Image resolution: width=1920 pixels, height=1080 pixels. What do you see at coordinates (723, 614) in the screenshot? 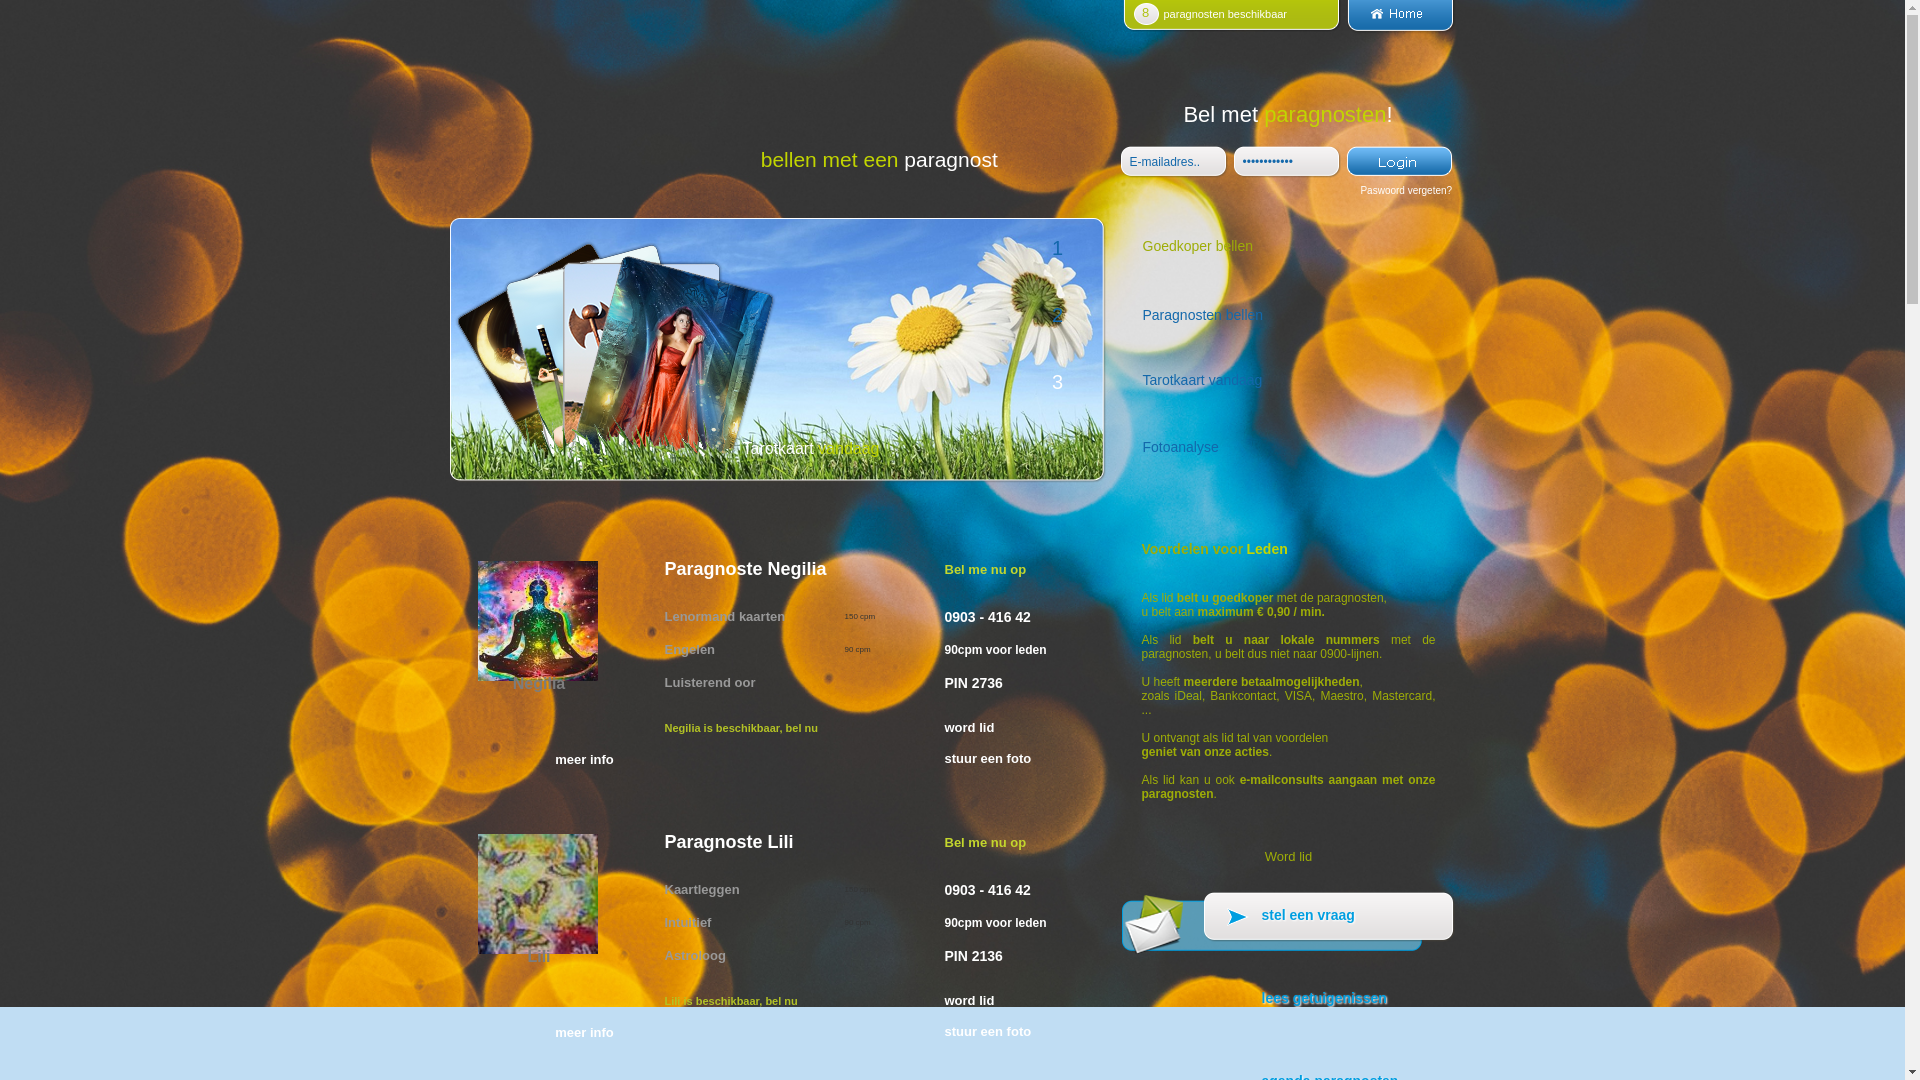
I see `'Lenormand kaarten'` at bounding box center [723, 614].